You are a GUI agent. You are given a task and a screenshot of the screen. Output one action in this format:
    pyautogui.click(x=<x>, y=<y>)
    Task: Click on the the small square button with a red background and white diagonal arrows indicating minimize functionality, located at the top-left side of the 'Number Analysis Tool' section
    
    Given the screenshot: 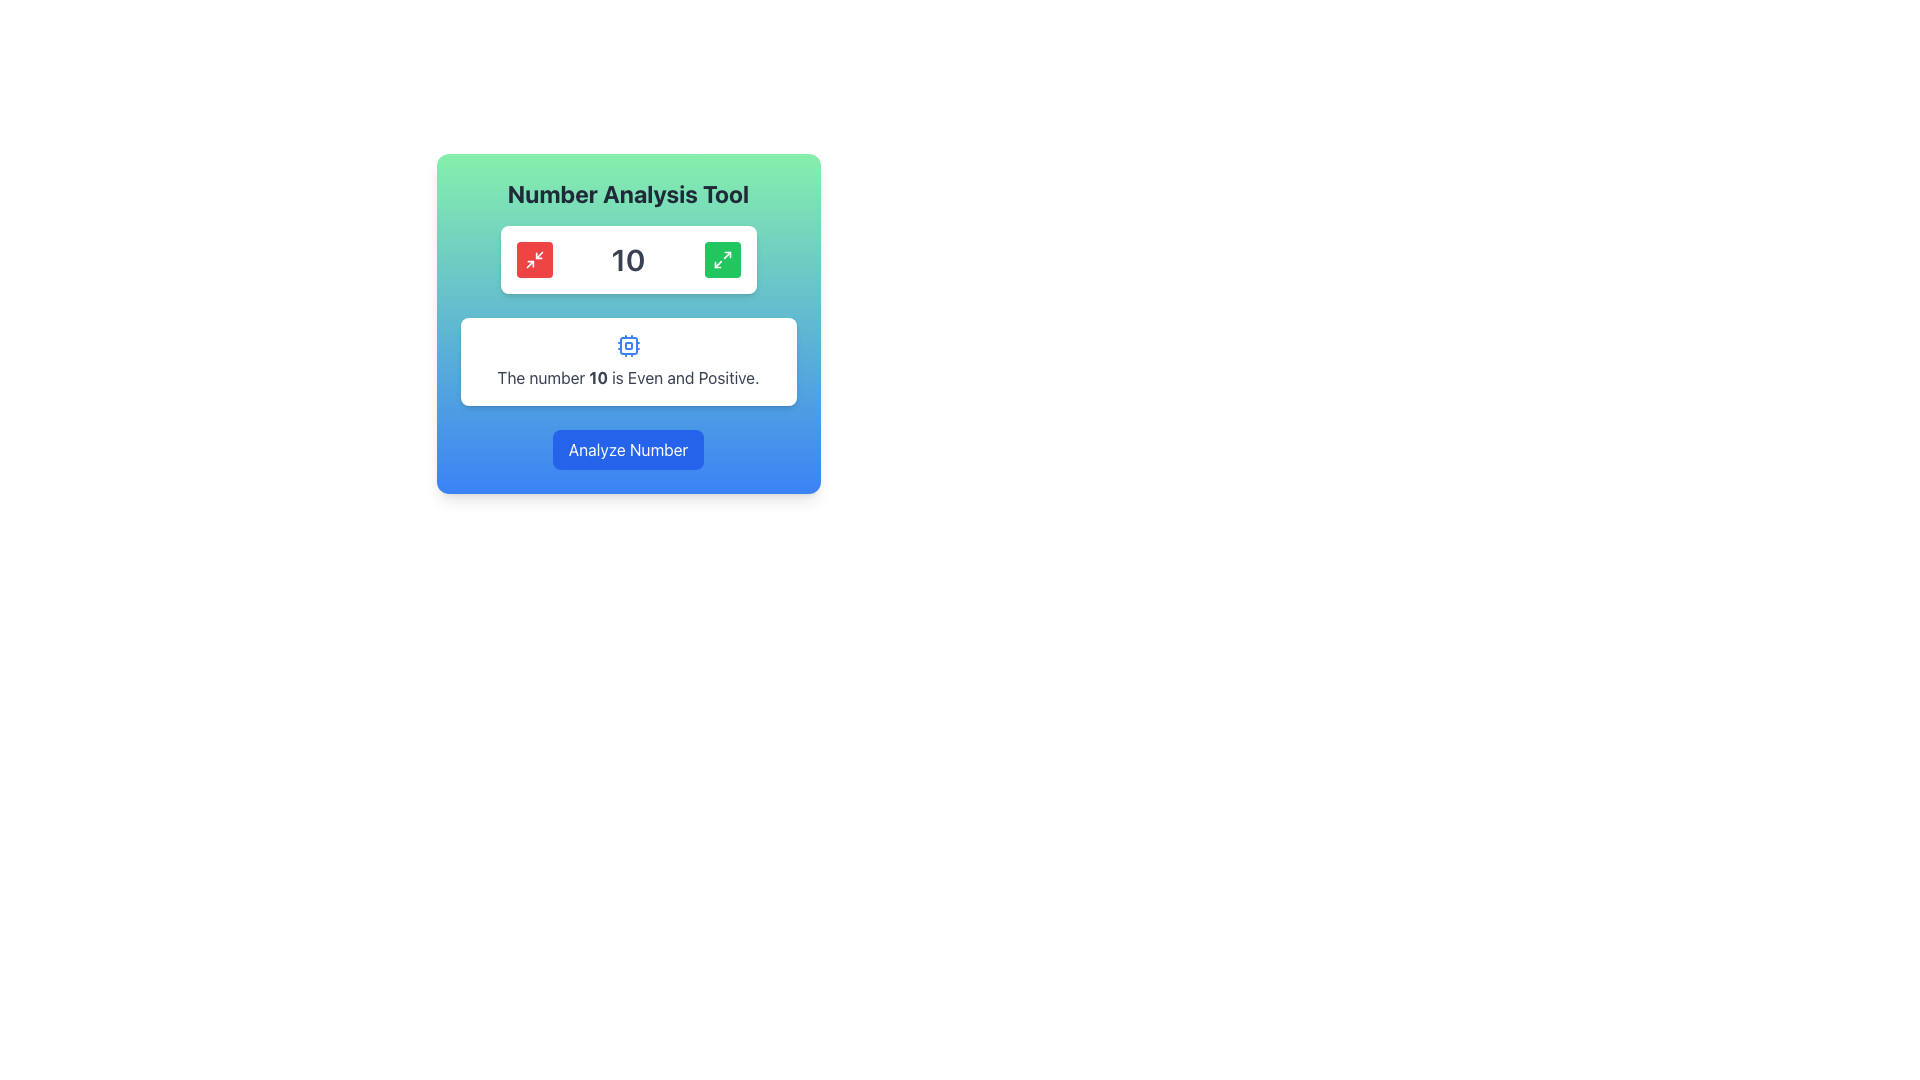 What is the action you would take?
    pyautogui.click(x=534, y=258)
    